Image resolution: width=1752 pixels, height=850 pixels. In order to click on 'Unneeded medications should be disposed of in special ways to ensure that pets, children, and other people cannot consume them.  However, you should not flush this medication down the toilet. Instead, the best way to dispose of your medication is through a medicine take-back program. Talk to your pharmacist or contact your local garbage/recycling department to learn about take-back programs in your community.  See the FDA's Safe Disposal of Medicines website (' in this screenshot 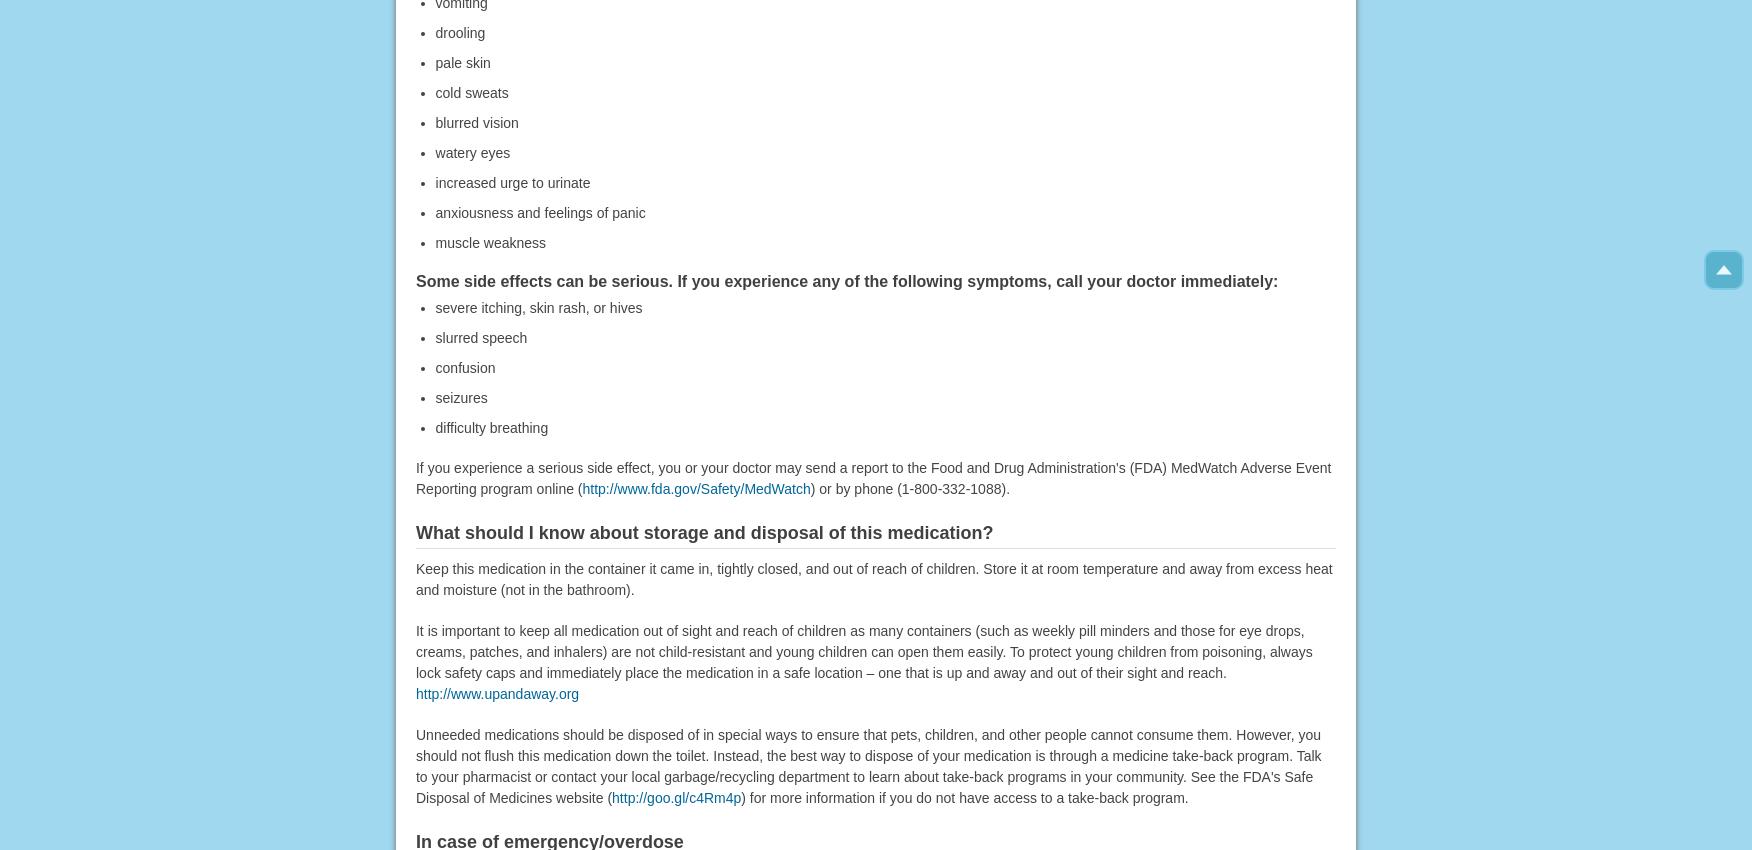, I will do `click(866, 765)`.